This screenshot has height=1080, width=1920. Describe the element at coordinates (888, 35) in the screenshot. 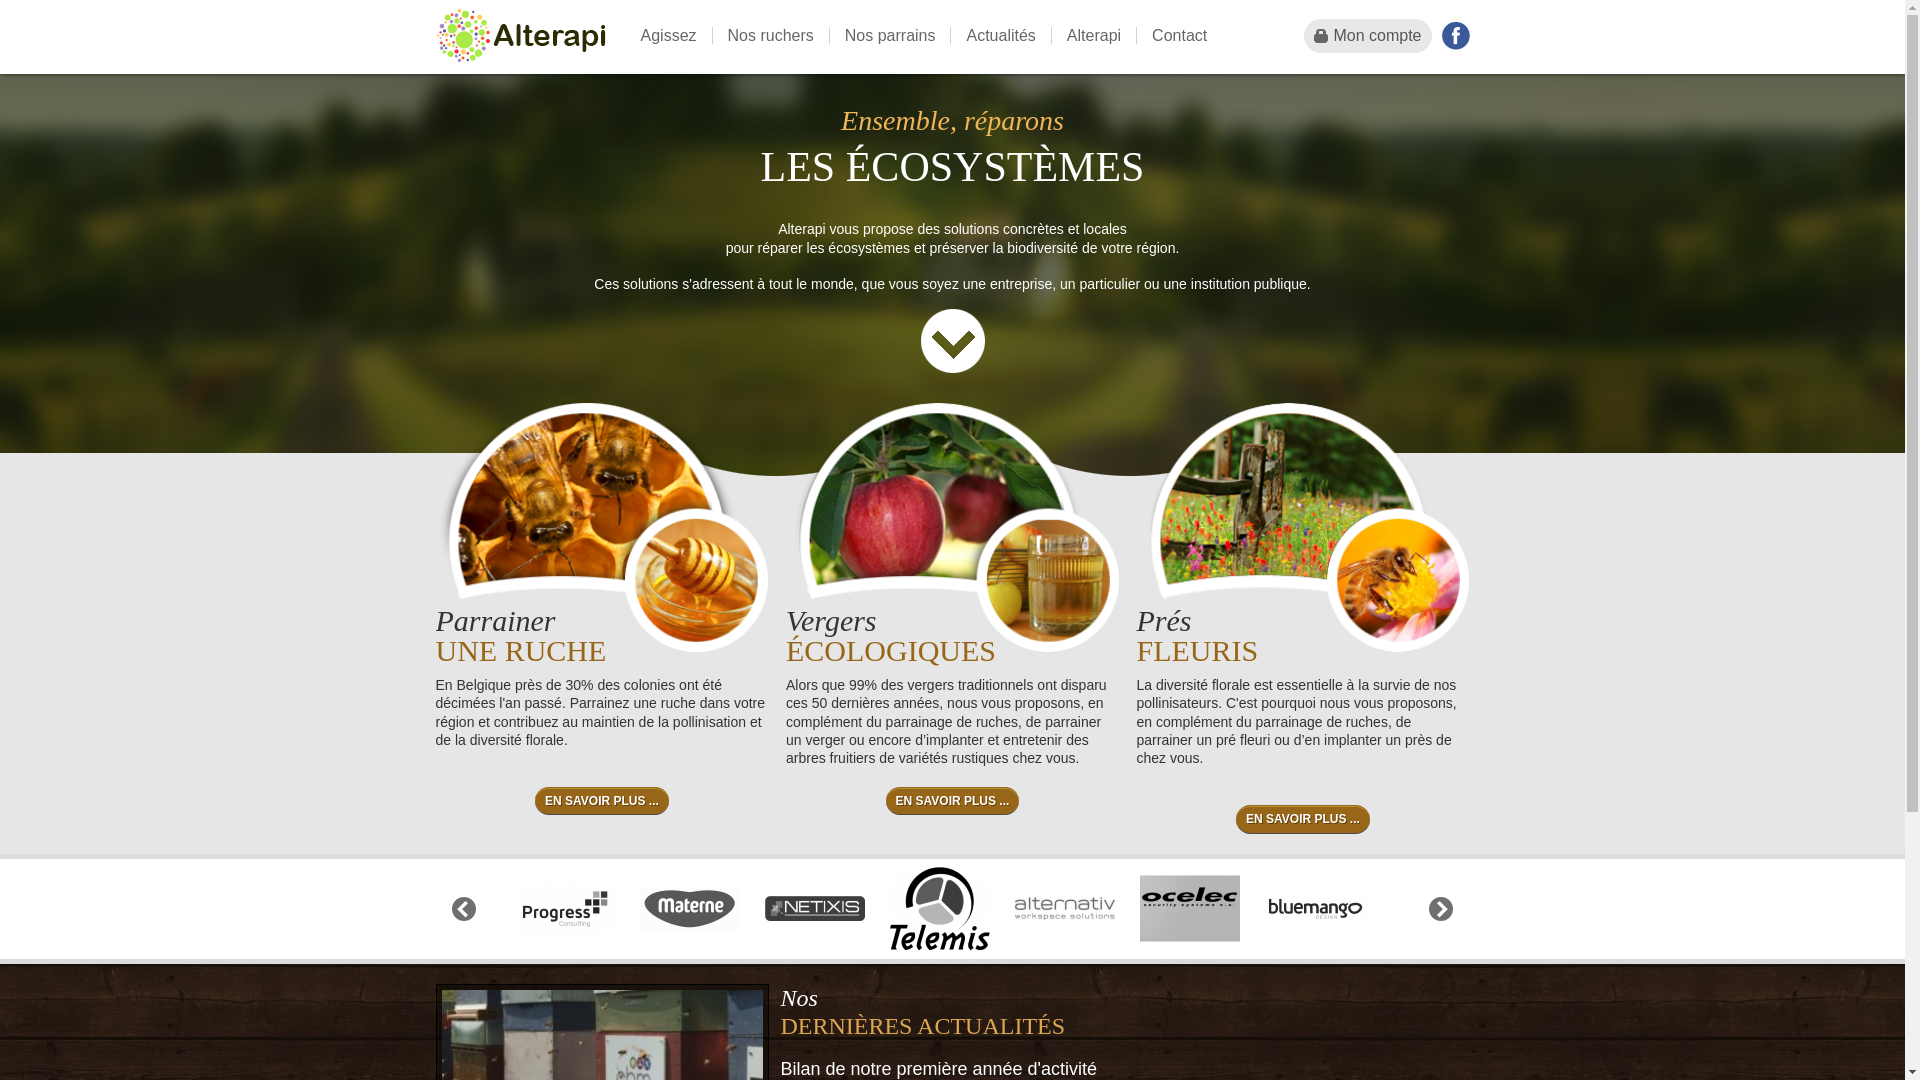

I see `'Nos parrains'` at that location.